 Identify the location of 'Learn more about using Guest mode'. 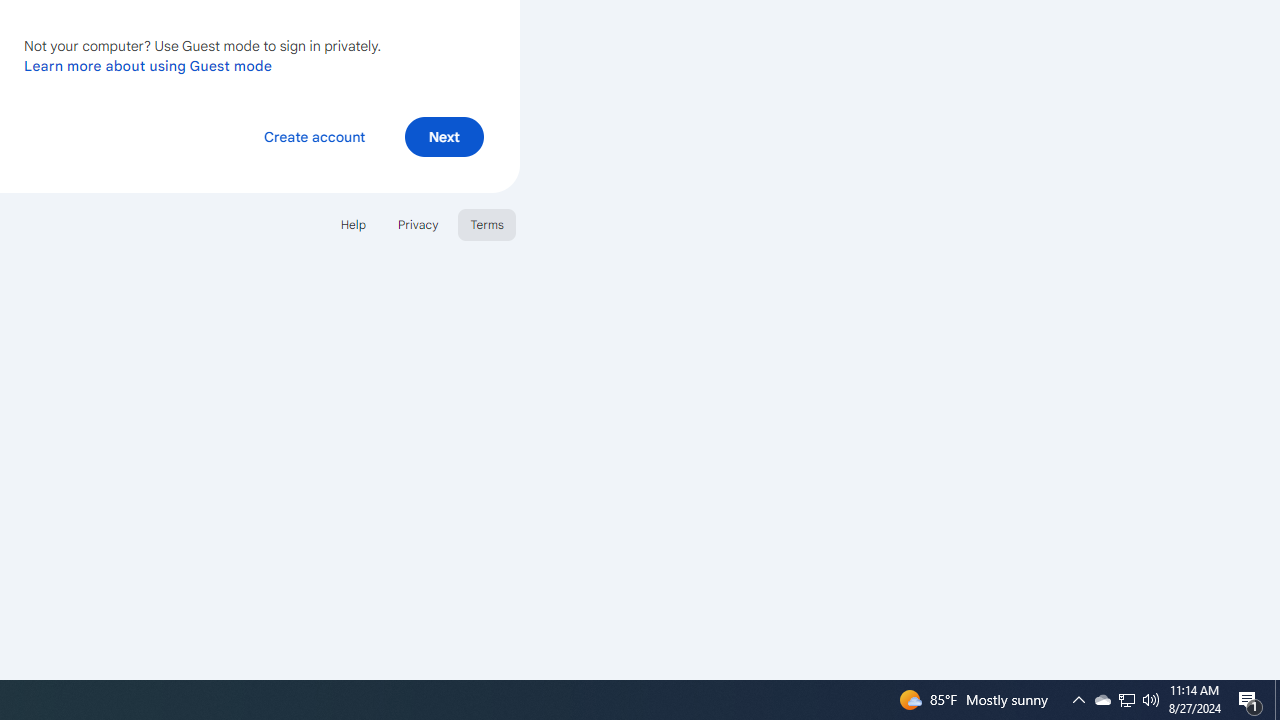
(147, 64).